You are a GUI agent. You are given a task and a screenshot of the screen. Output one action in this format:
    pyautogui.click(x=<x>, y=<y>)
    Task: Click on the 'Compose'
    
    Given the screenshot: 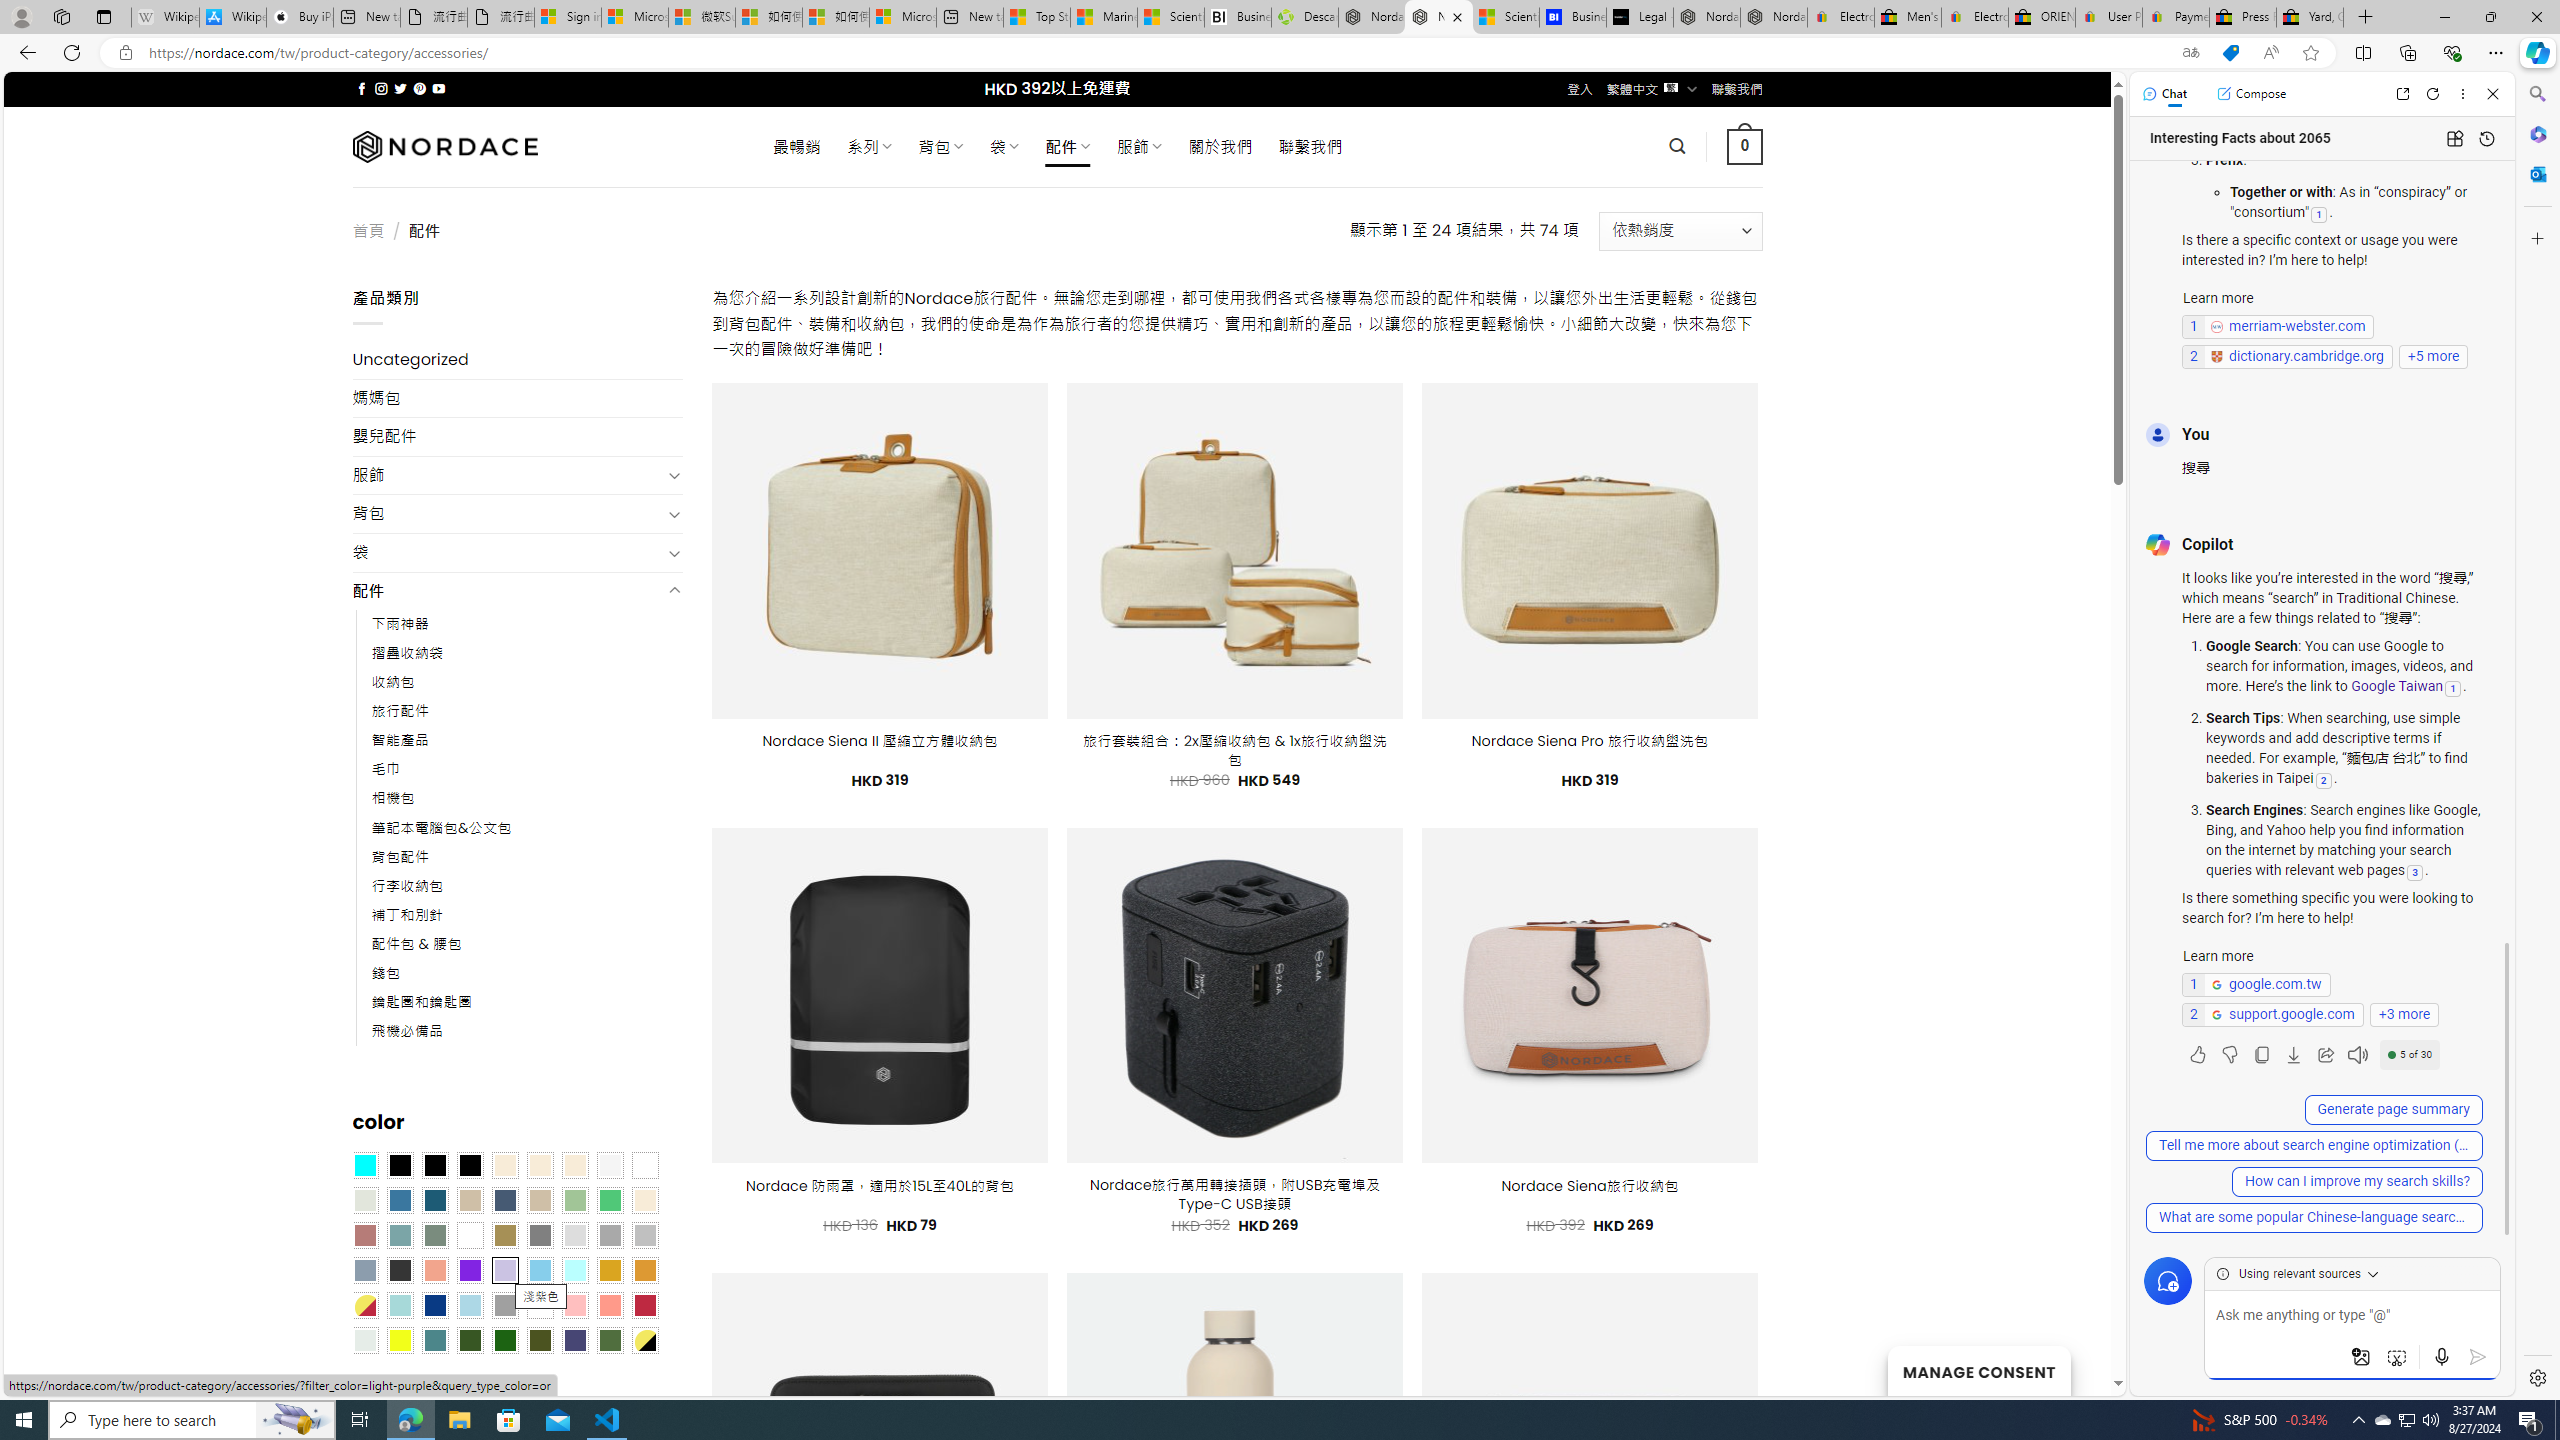 What is the action you would take?
    pyautogui.click(x=2250, y=92)
    